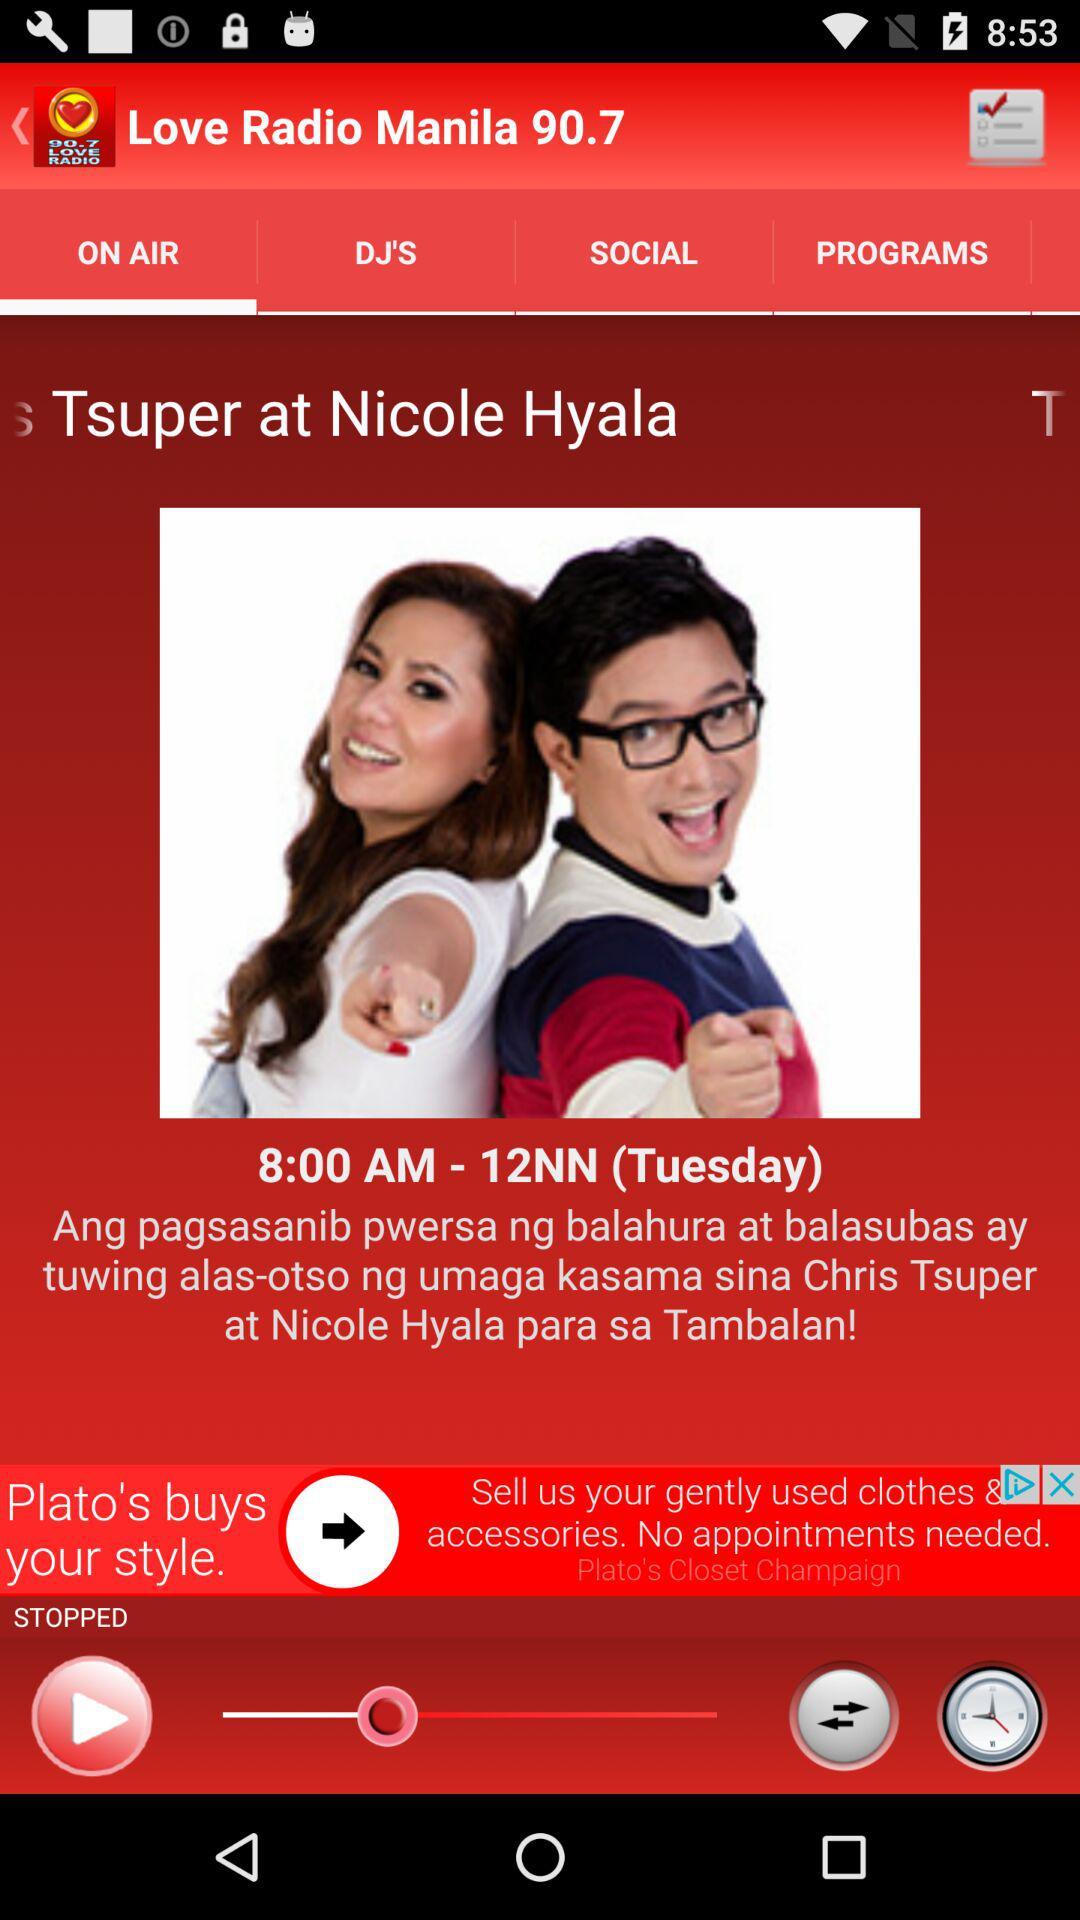 The width and height of the screenshot is (1080, 1920). I want to click on the icon next to the love radio manila icon, so click(1006, 124).